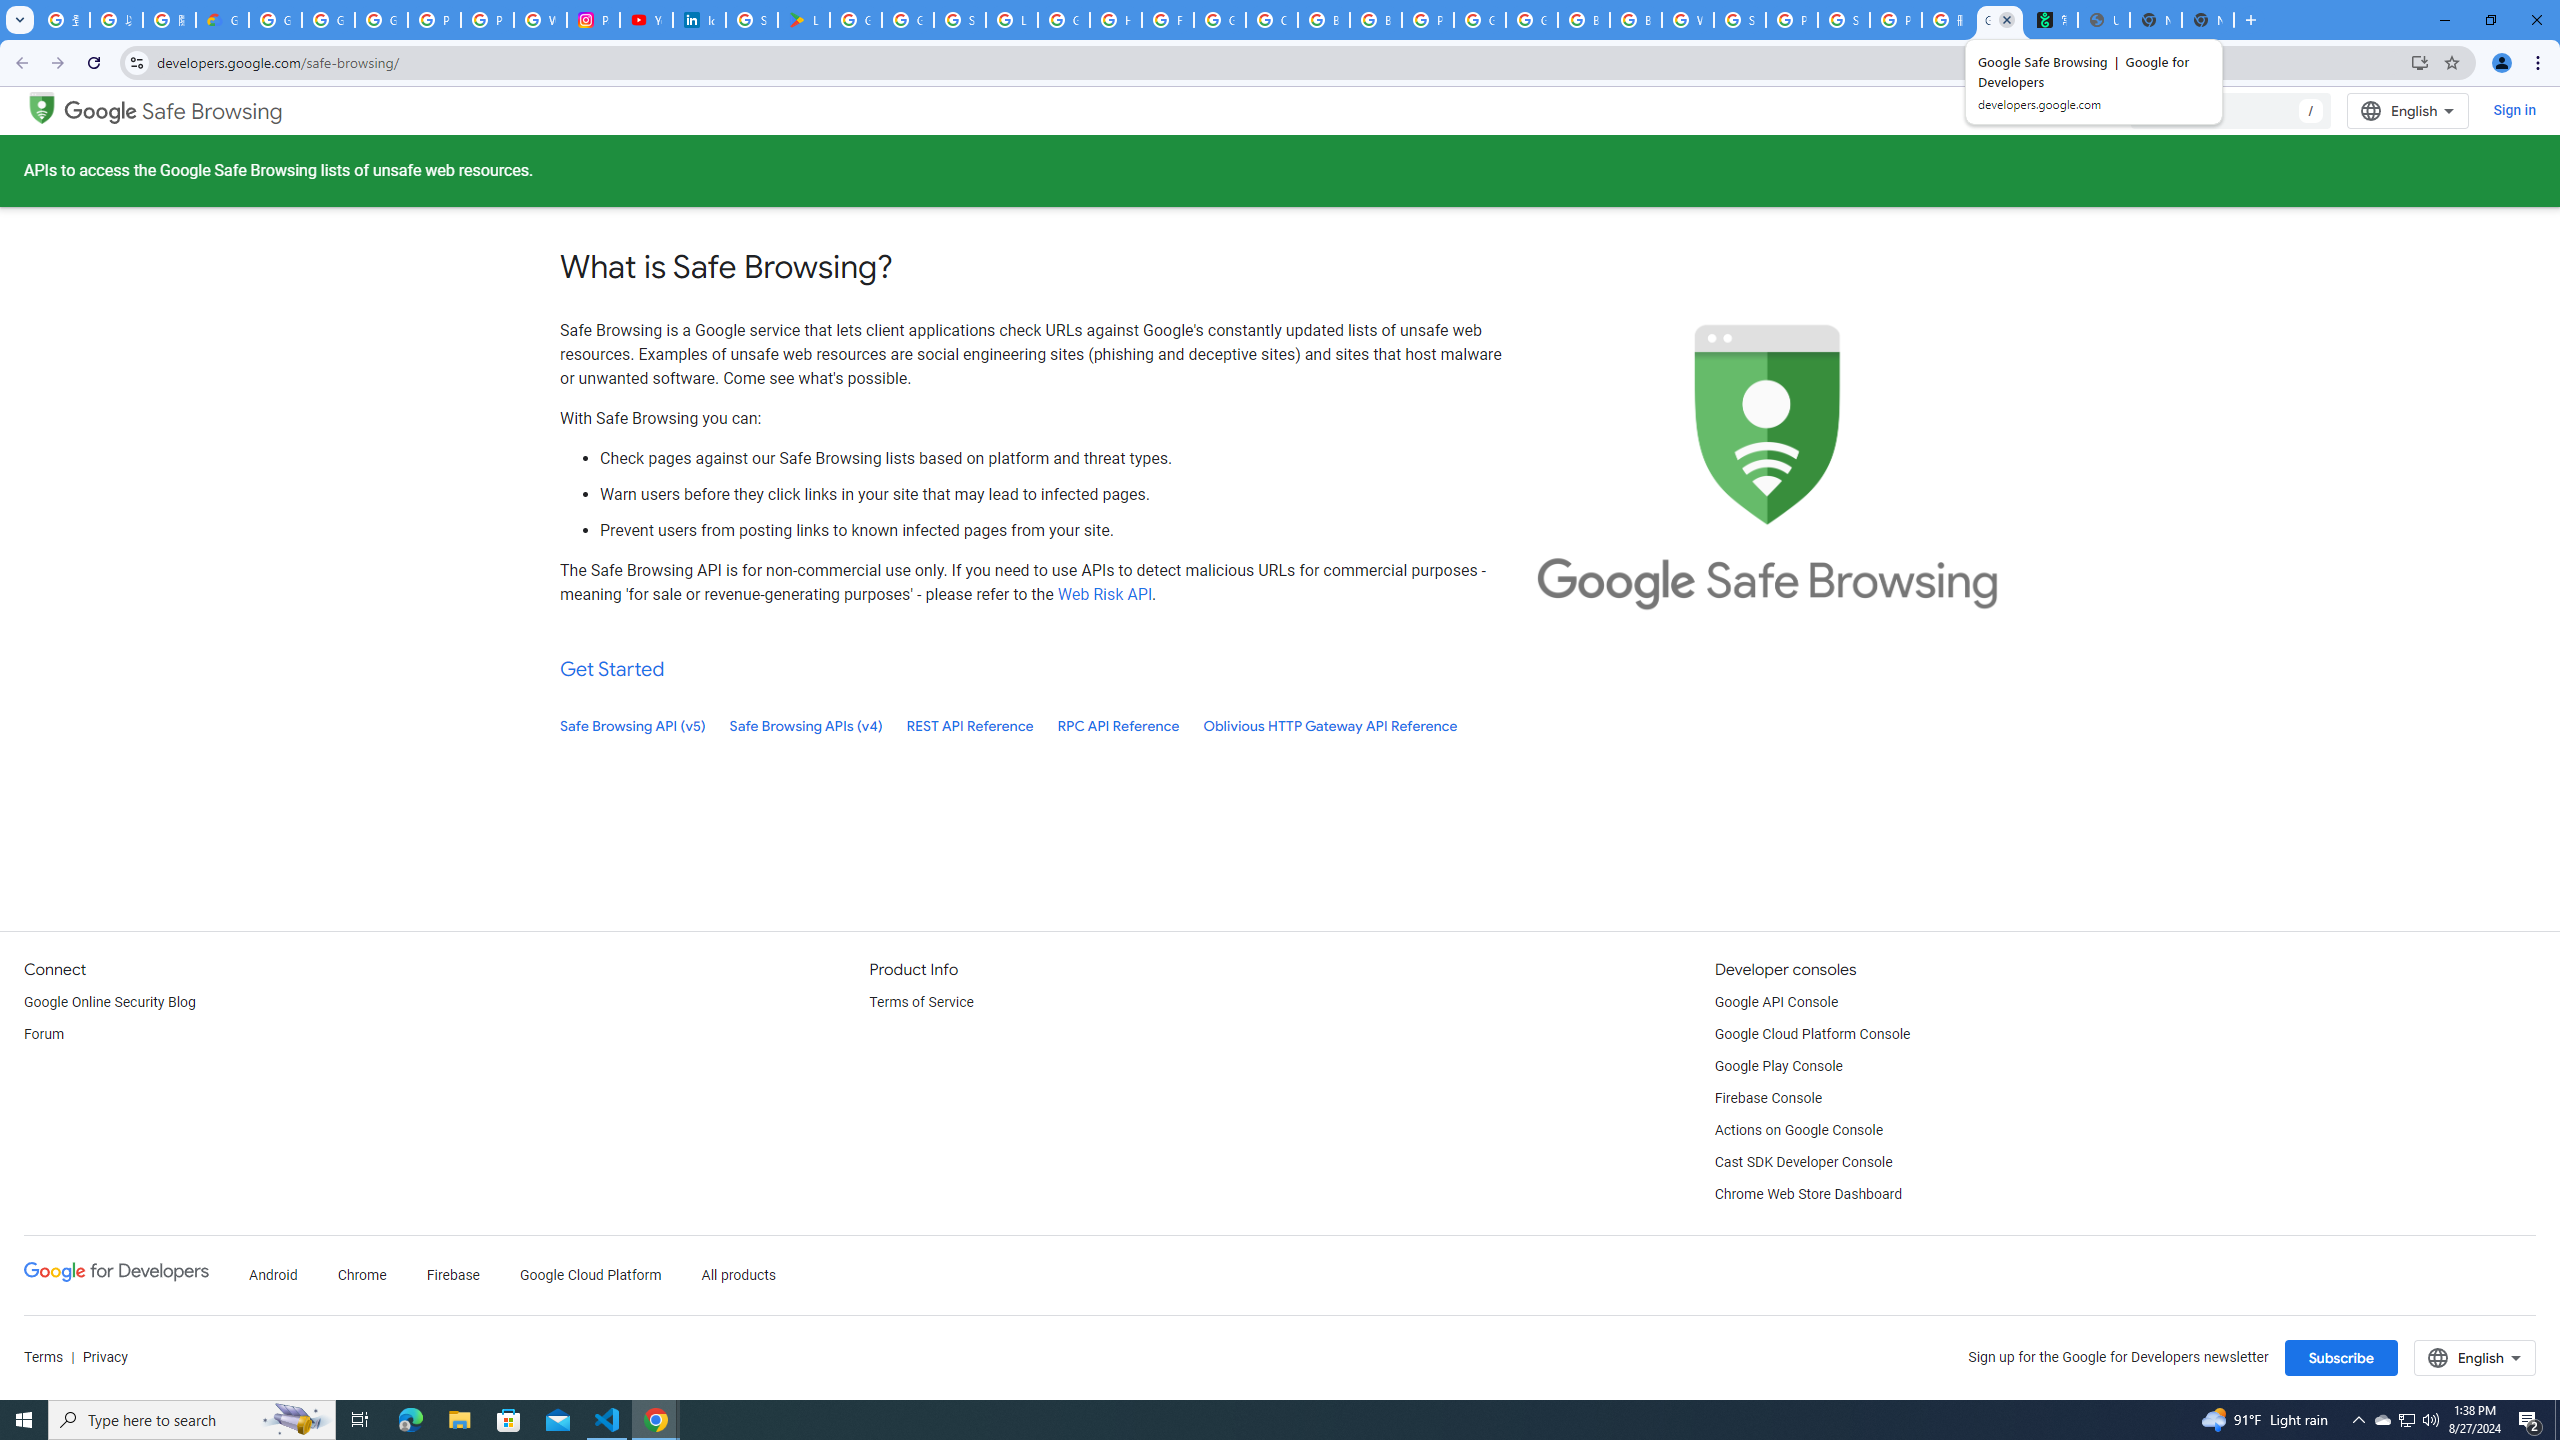  What do you see at coordinates (738, 1275) in the screenshot?
I see `'All products'` at bounding box center [738, 1275].